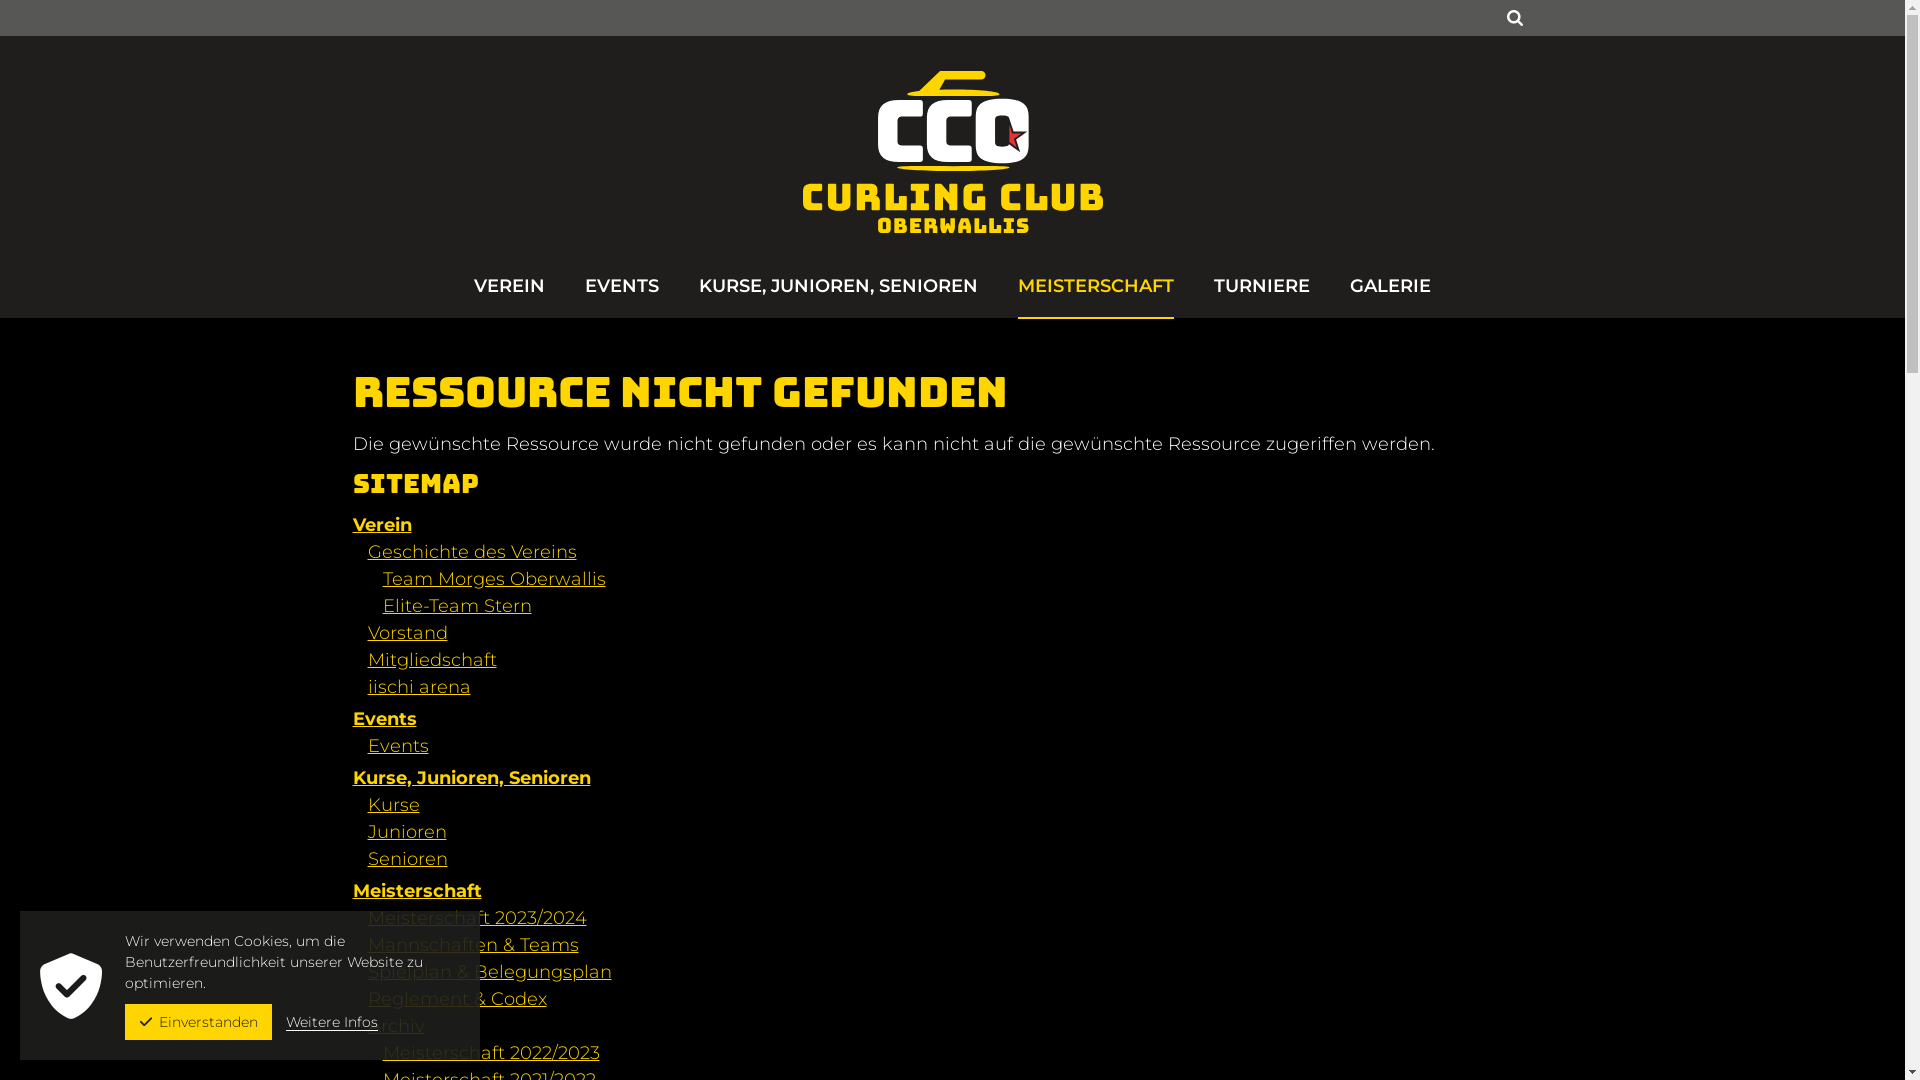 This screenshot has width=1920, height=1080. I want to click on 'Kurse, Junioren, Senioren', so click(469, 777).